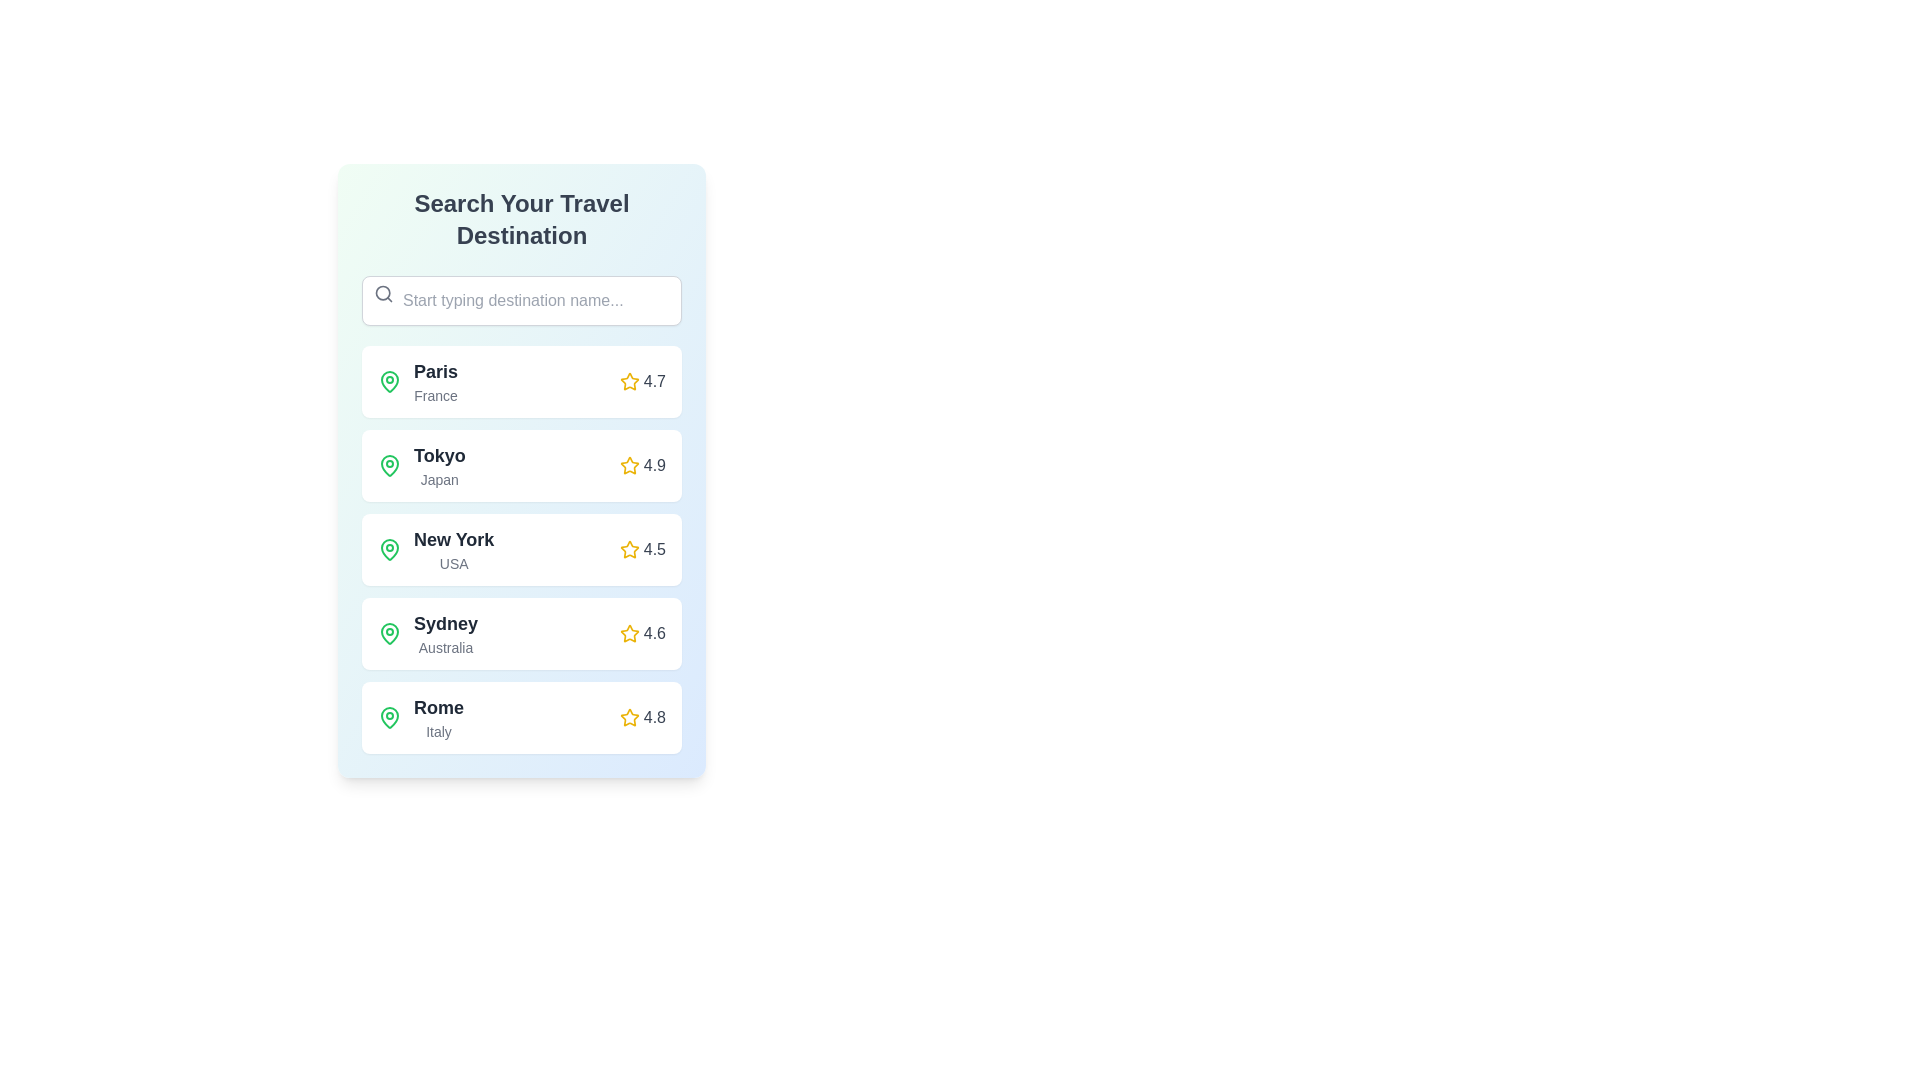 Image resolution: width=1920 pixels, height=1080 pixels. I want to click on the yellow star-shaped icon located to the right of the text 'Rome' in the list of destinations, so click(628, 716).